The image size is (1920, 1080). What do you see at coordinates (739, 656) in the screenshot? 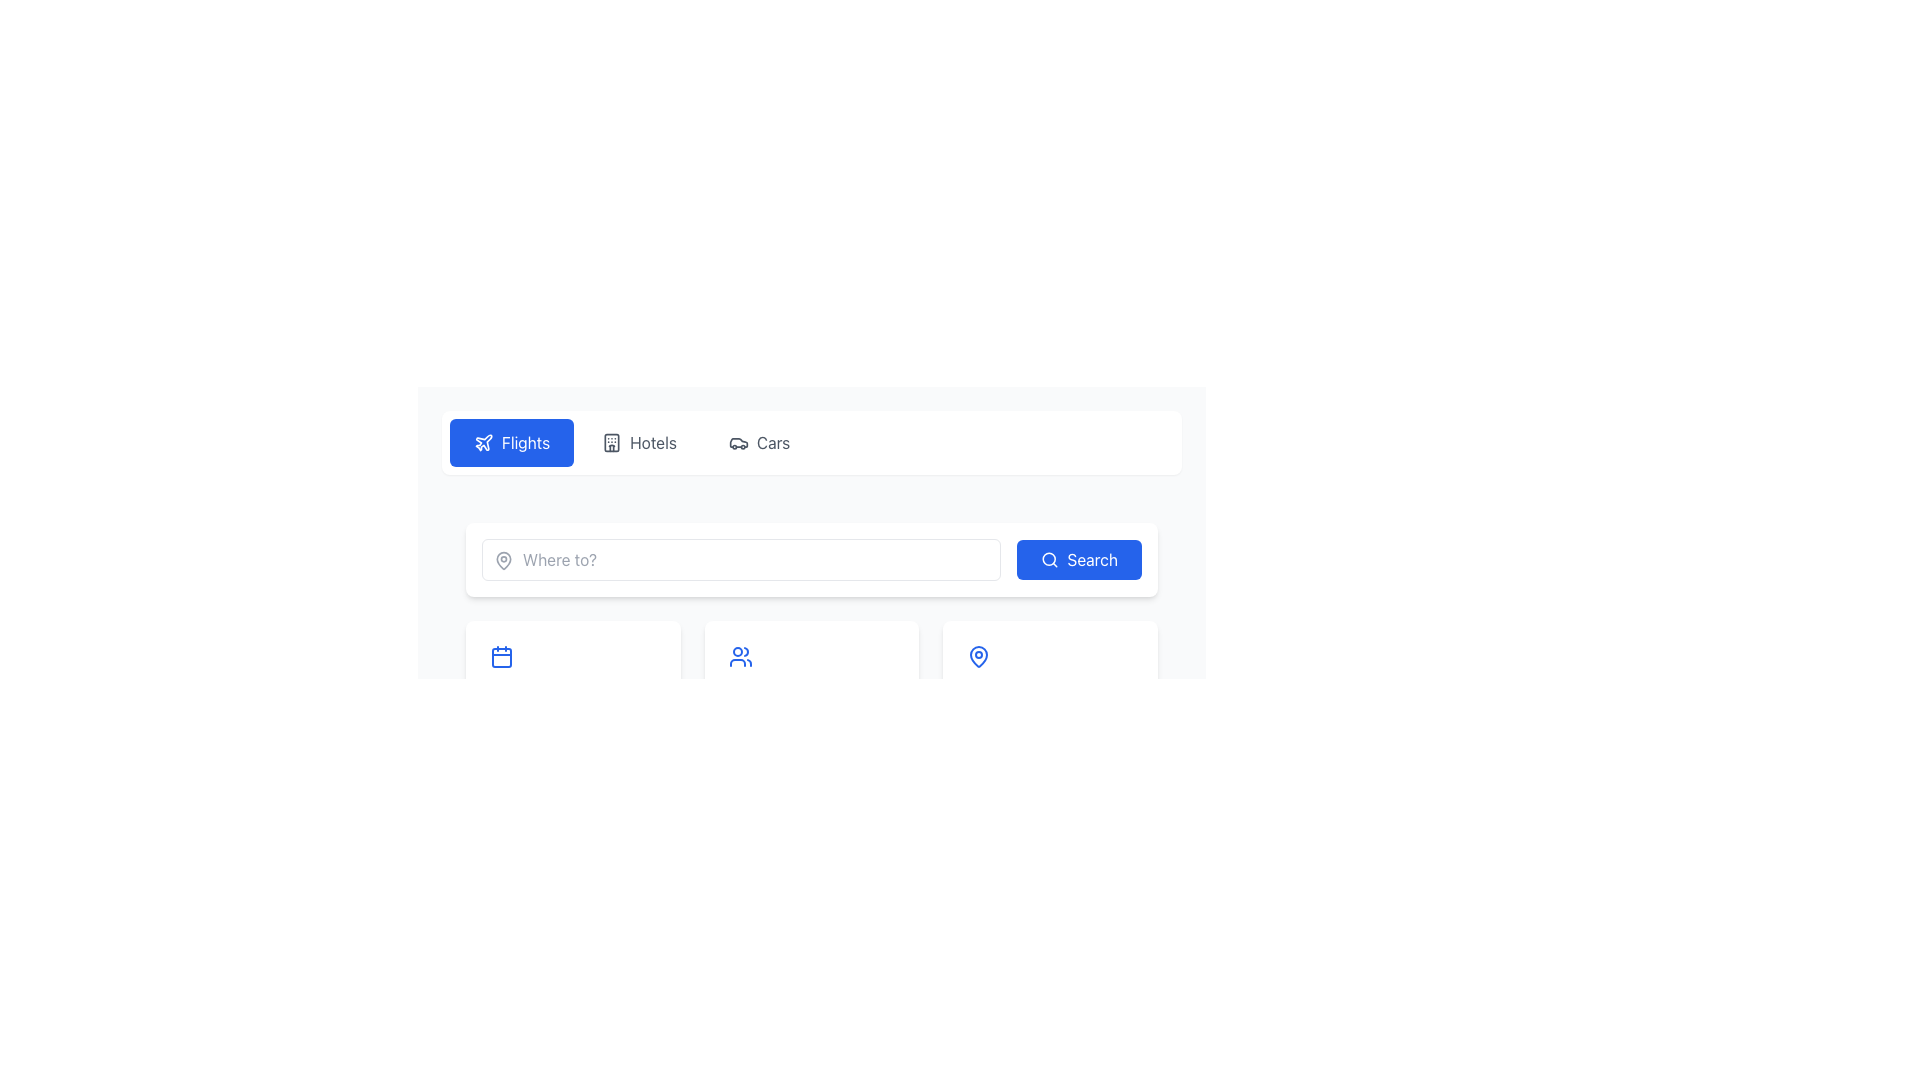
I see `the group icon depicting stylized silhouettes of people, which is located in the 'Group Booking' card layout at the top-left, above the text 'Special rates for 9+ travelers'` at bounding box center [739, 656].